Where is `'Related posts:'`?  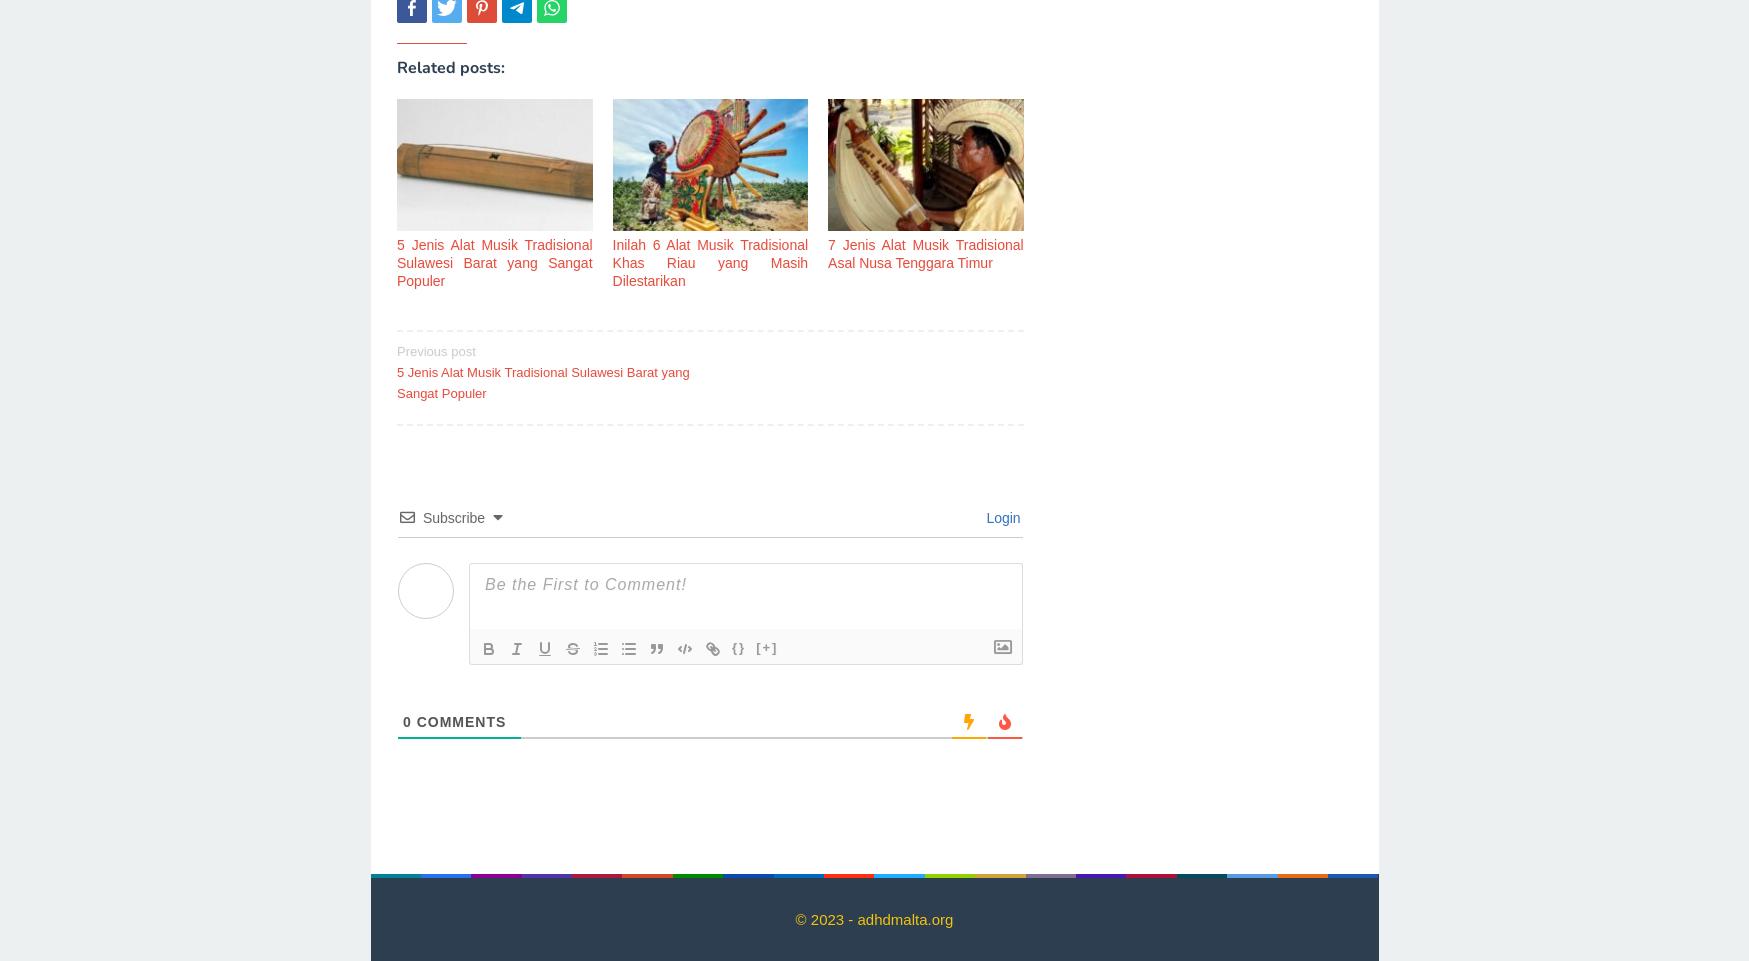 'Related posts:' is located at coordinates (450, 68).